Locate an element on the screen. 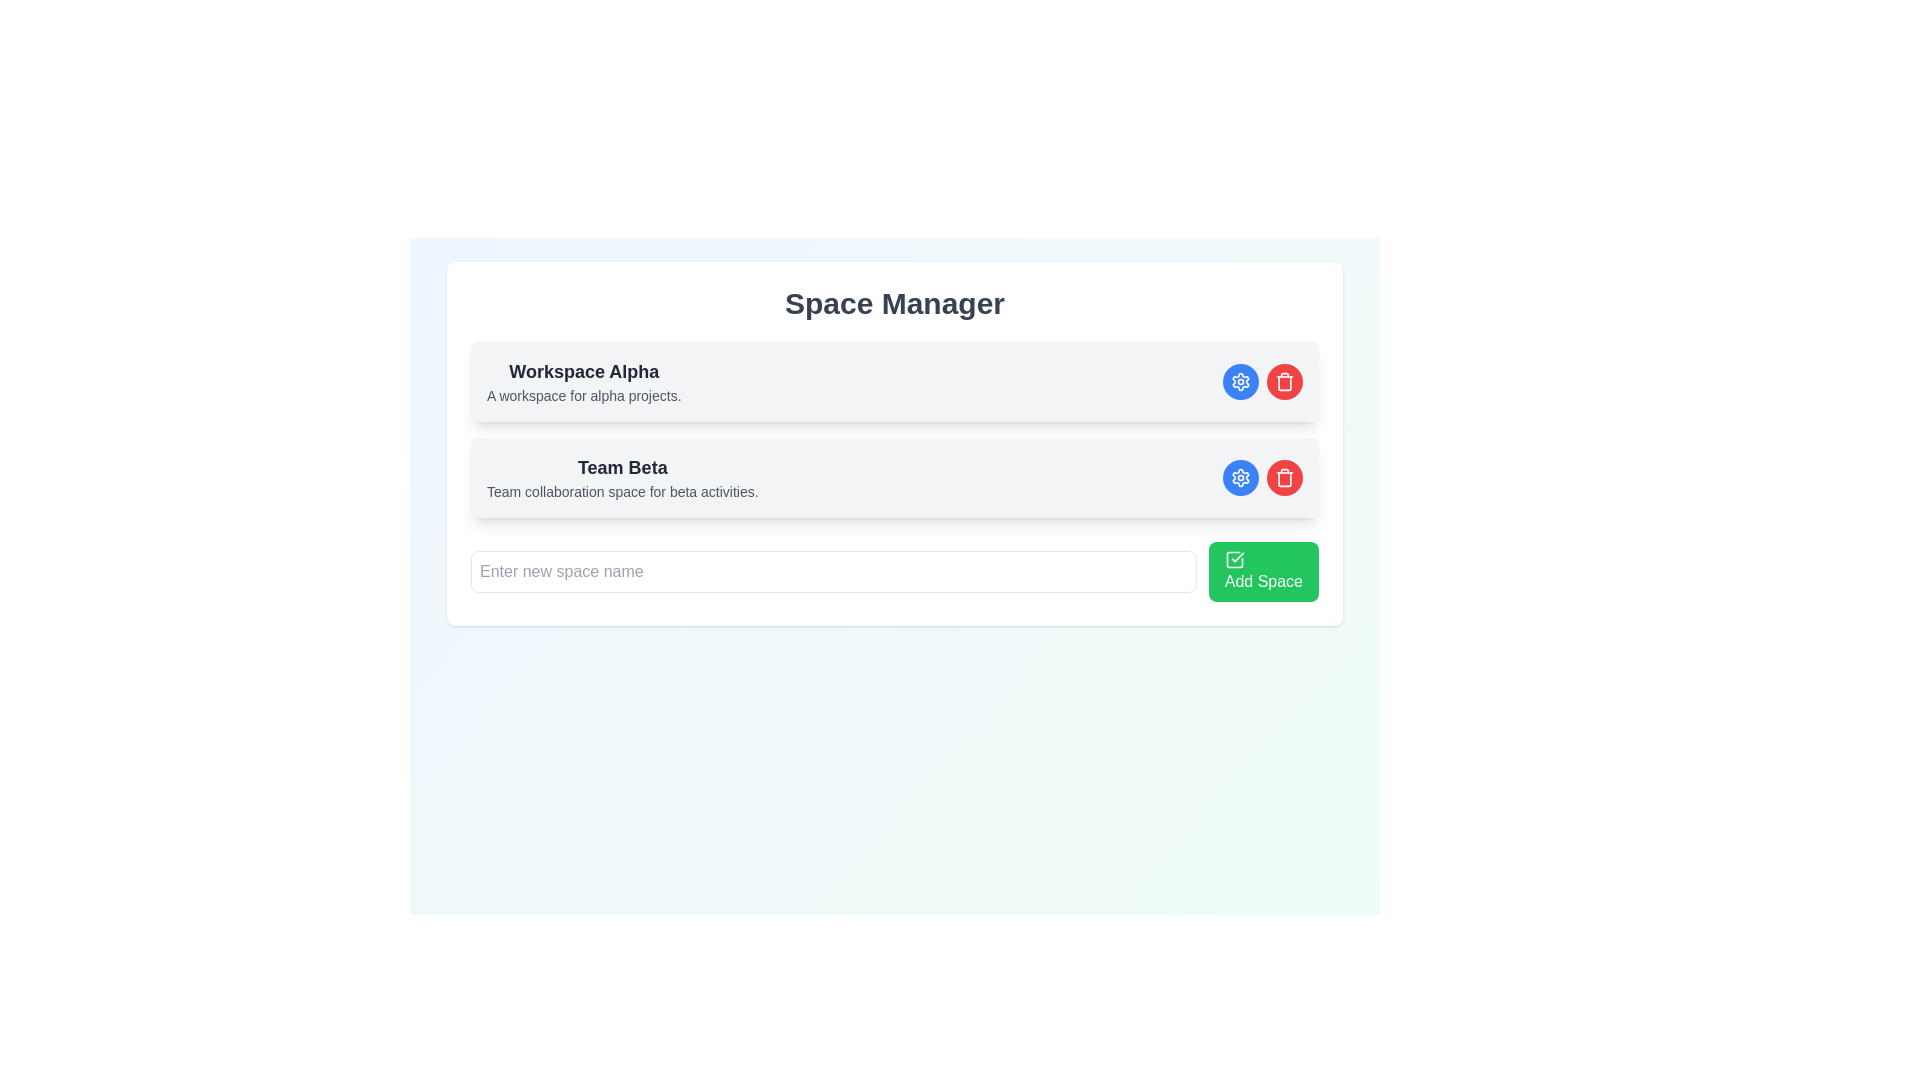 The width and height of the screenshot is (1920, 1080). the red trash button within the 'Workspace Alpha' card is located at coordinates (1261, 381).